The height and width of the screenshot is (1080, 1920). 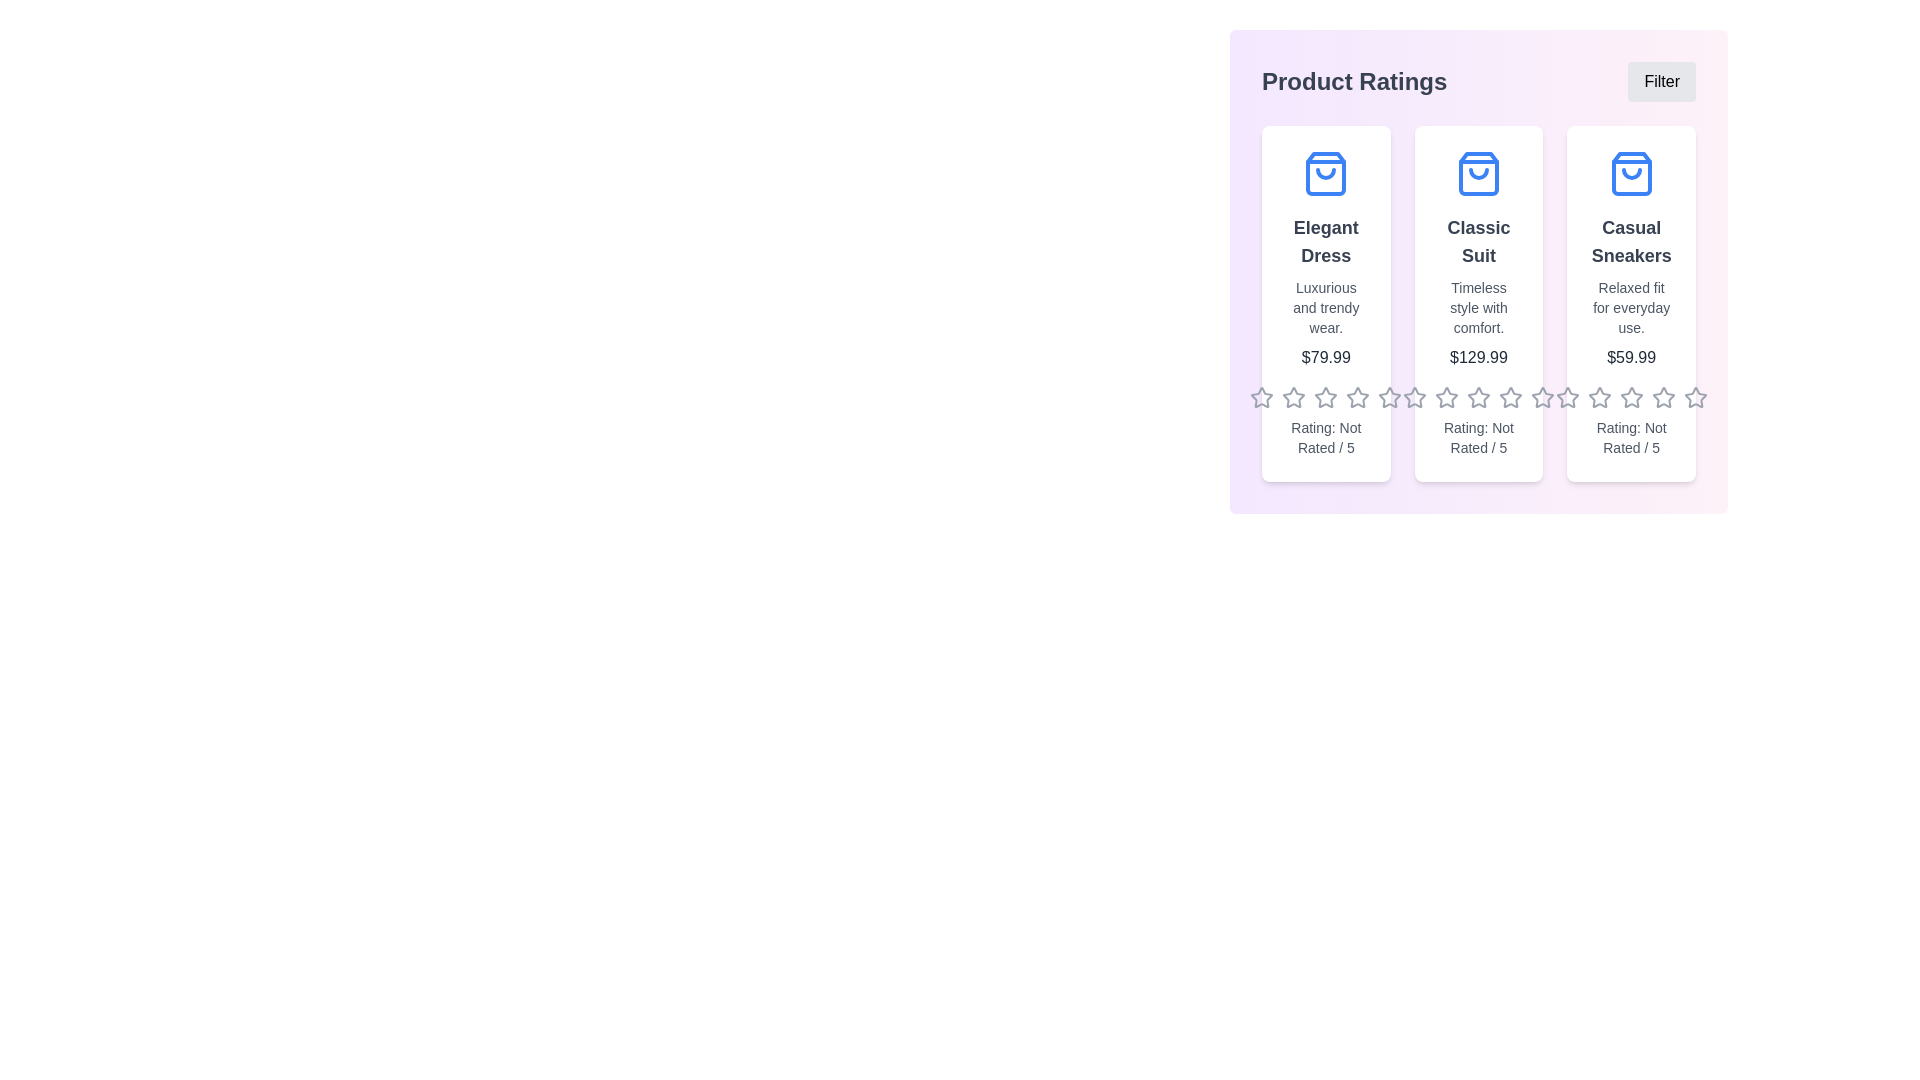 What do you see at coordinates (1294, 397) in the screenshot?
I see `the rating of a product to 2 stars by clicking on the respective star in the product's rating section` at bounding box center [1294, 397].